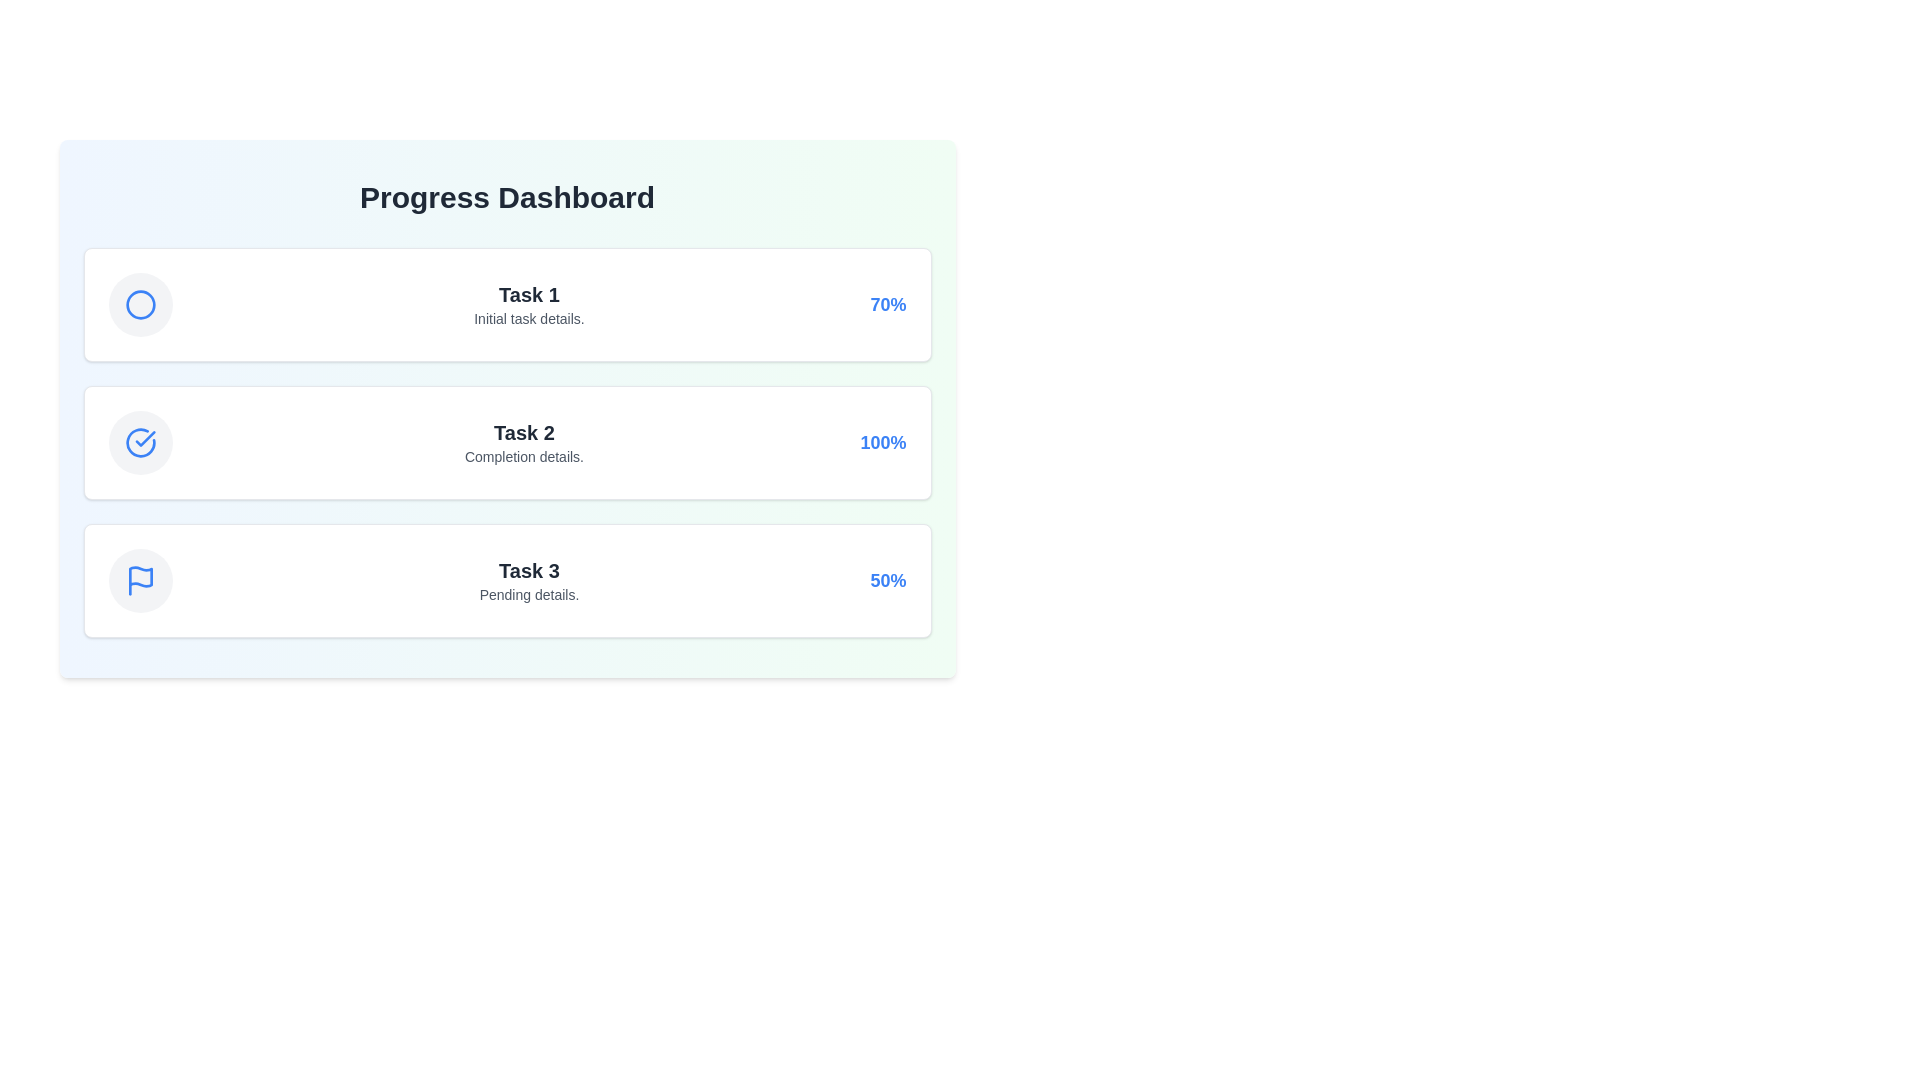 The height and width of the screenshot is (1080, 1920). What do you see at coordinates (139, 304) in the screenshot?
I see `the Icon associated with Task 1, which is located on the left side of the text 'Task 1' and 'Initial task details.'` at bounding box center [139, 304].